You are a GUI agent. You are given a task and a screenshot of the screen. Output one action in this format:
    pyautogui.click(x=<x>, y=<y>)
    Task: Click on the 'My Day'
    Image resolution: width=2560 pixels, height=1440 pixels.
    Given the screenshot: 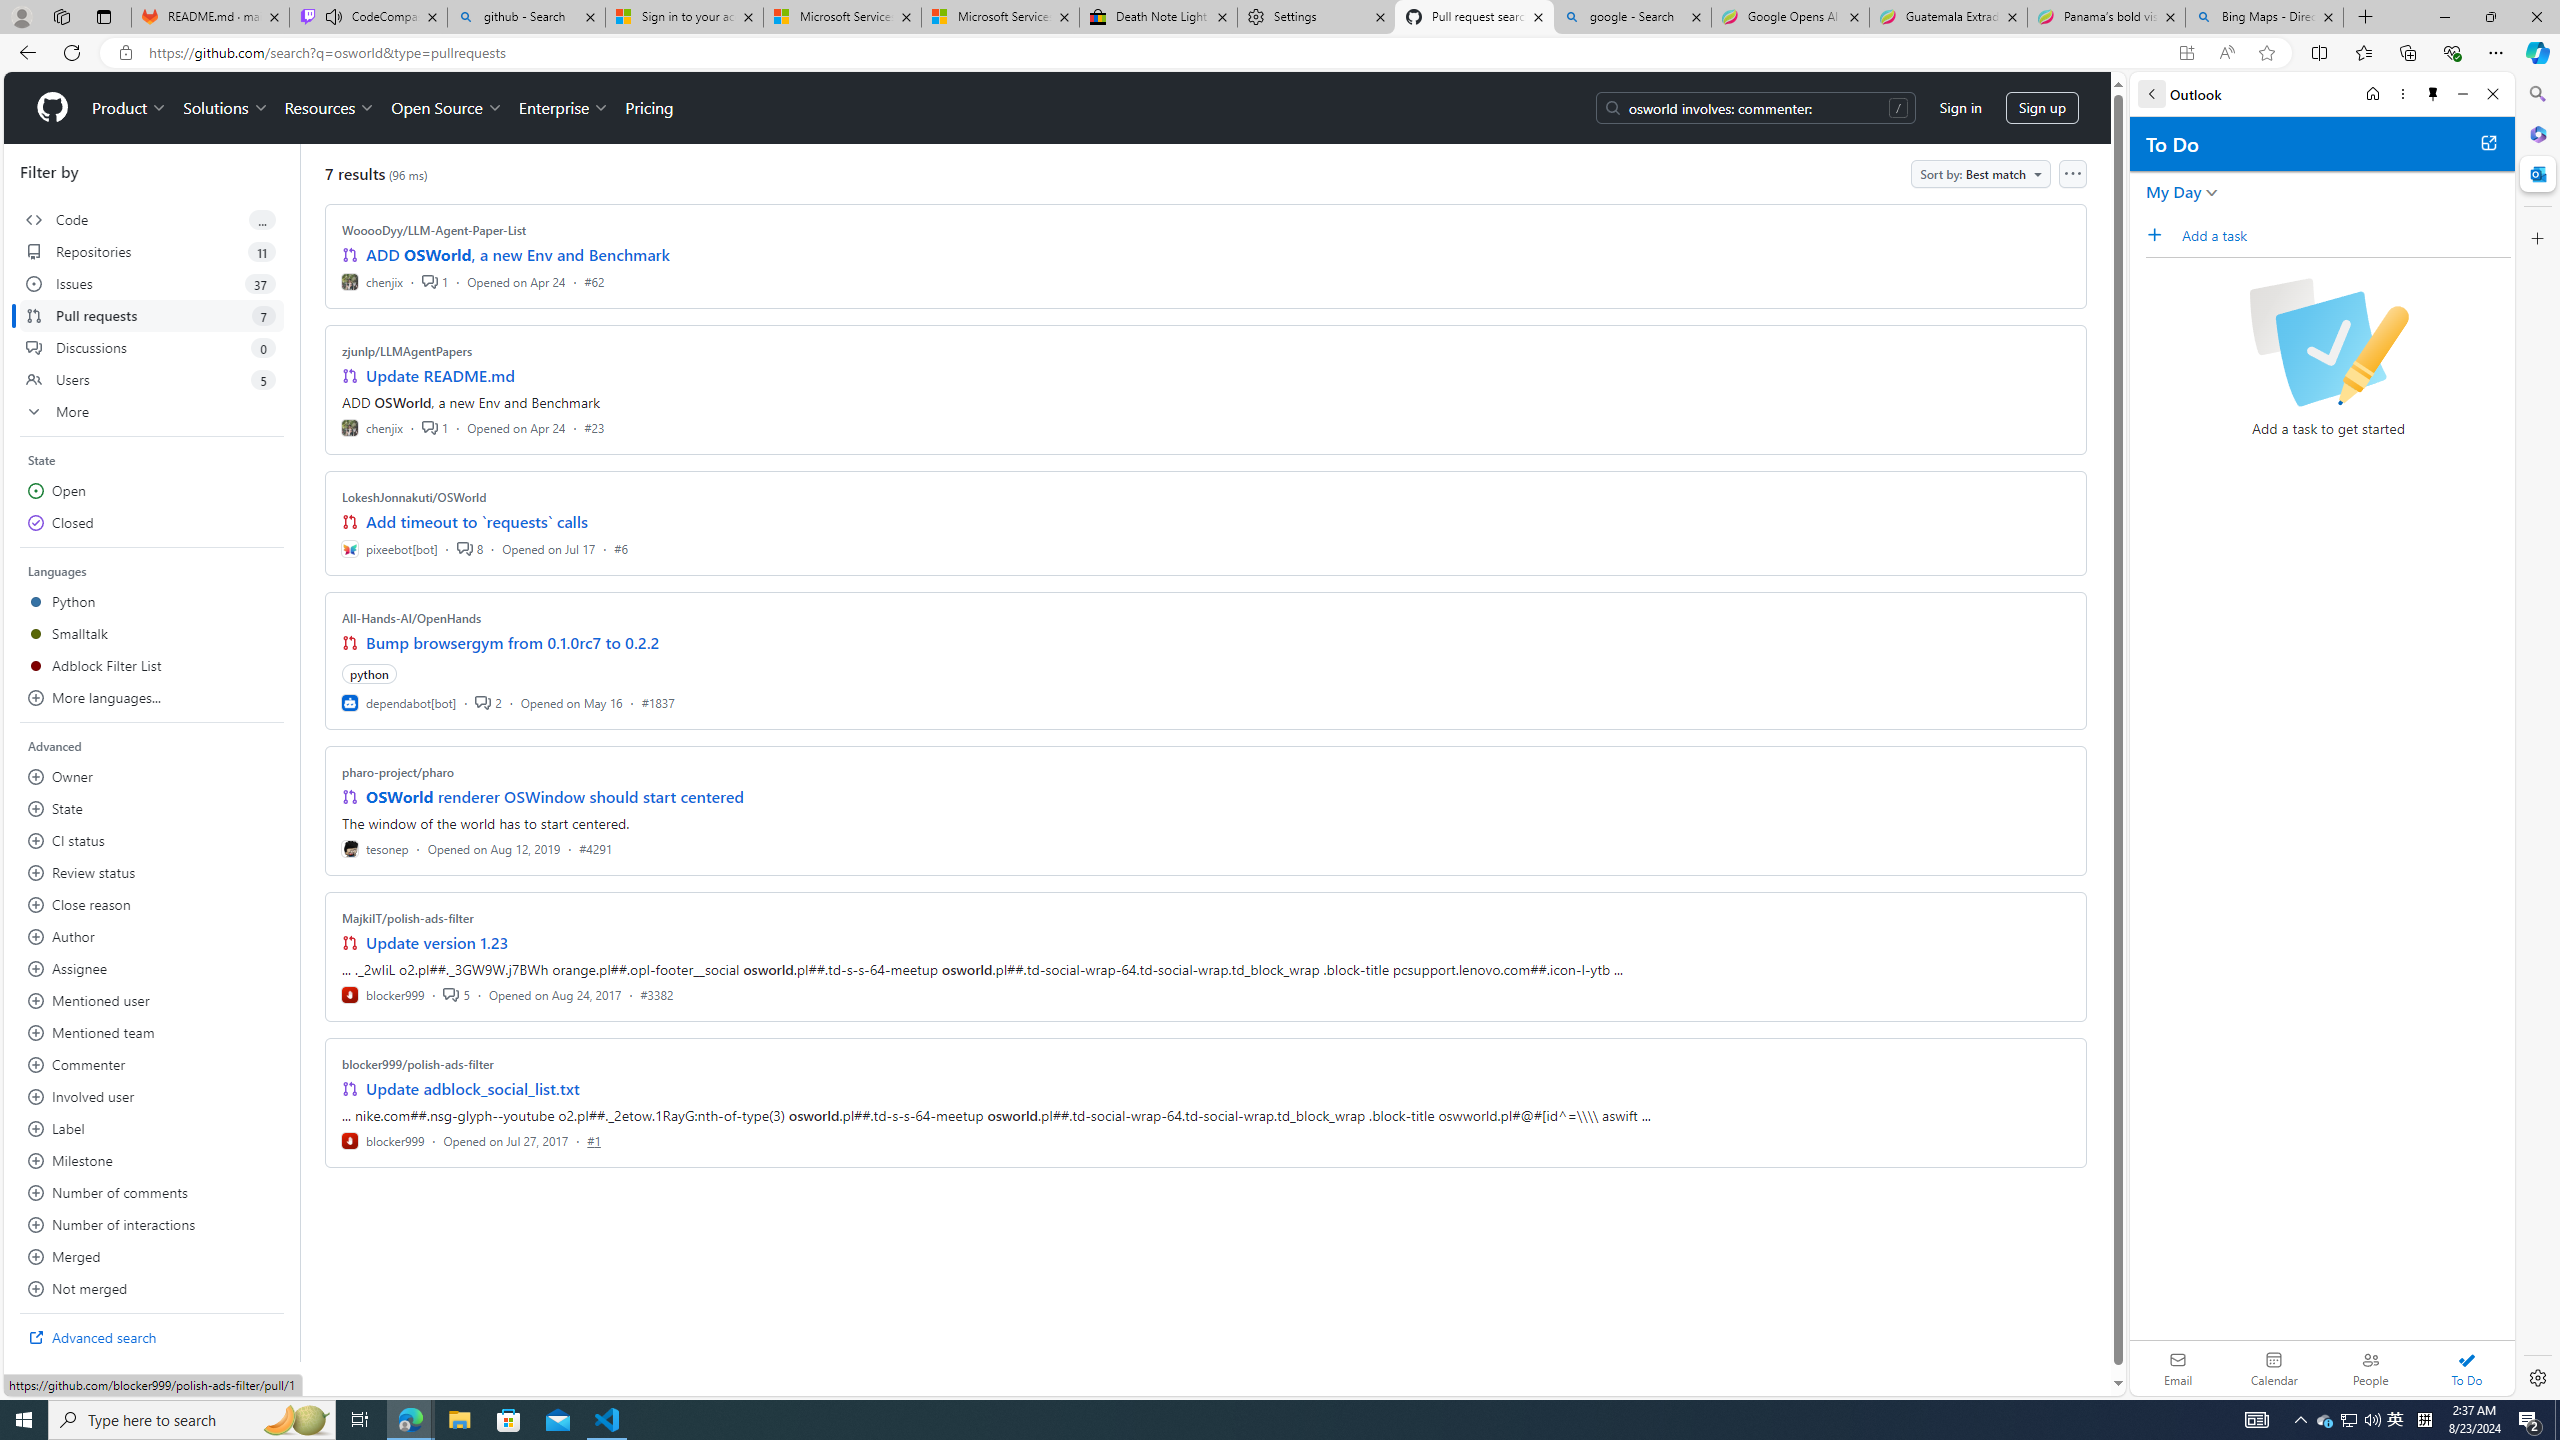 What is the action you would take?
    pyautogui.click(x=2172, y=191)
    